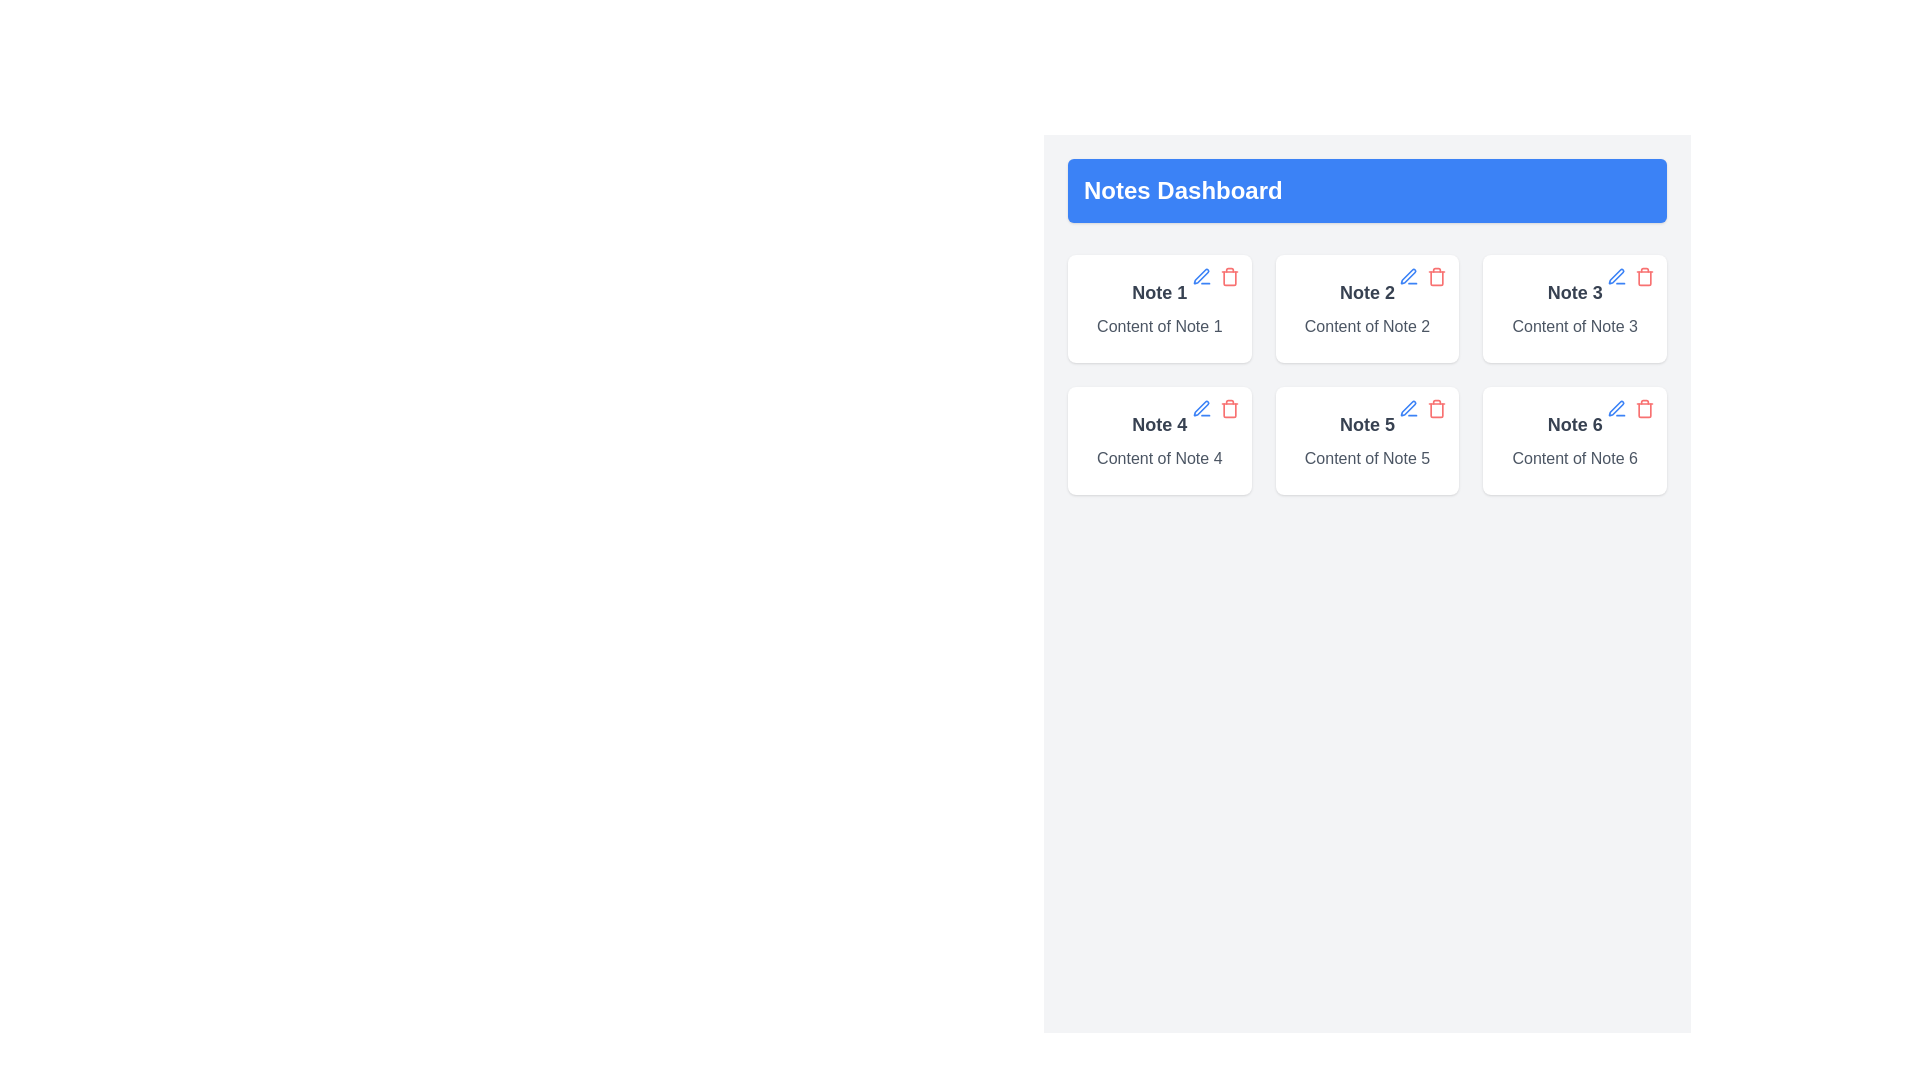  Describe the element at coordinates (1422, 407) in the screenshot. I see `the interactive icons grouped together, which includes a blue pencil icon for editing and a red trash bin icon for deleting, located at the top-right corner inside the 'Note 5' card` at that location.